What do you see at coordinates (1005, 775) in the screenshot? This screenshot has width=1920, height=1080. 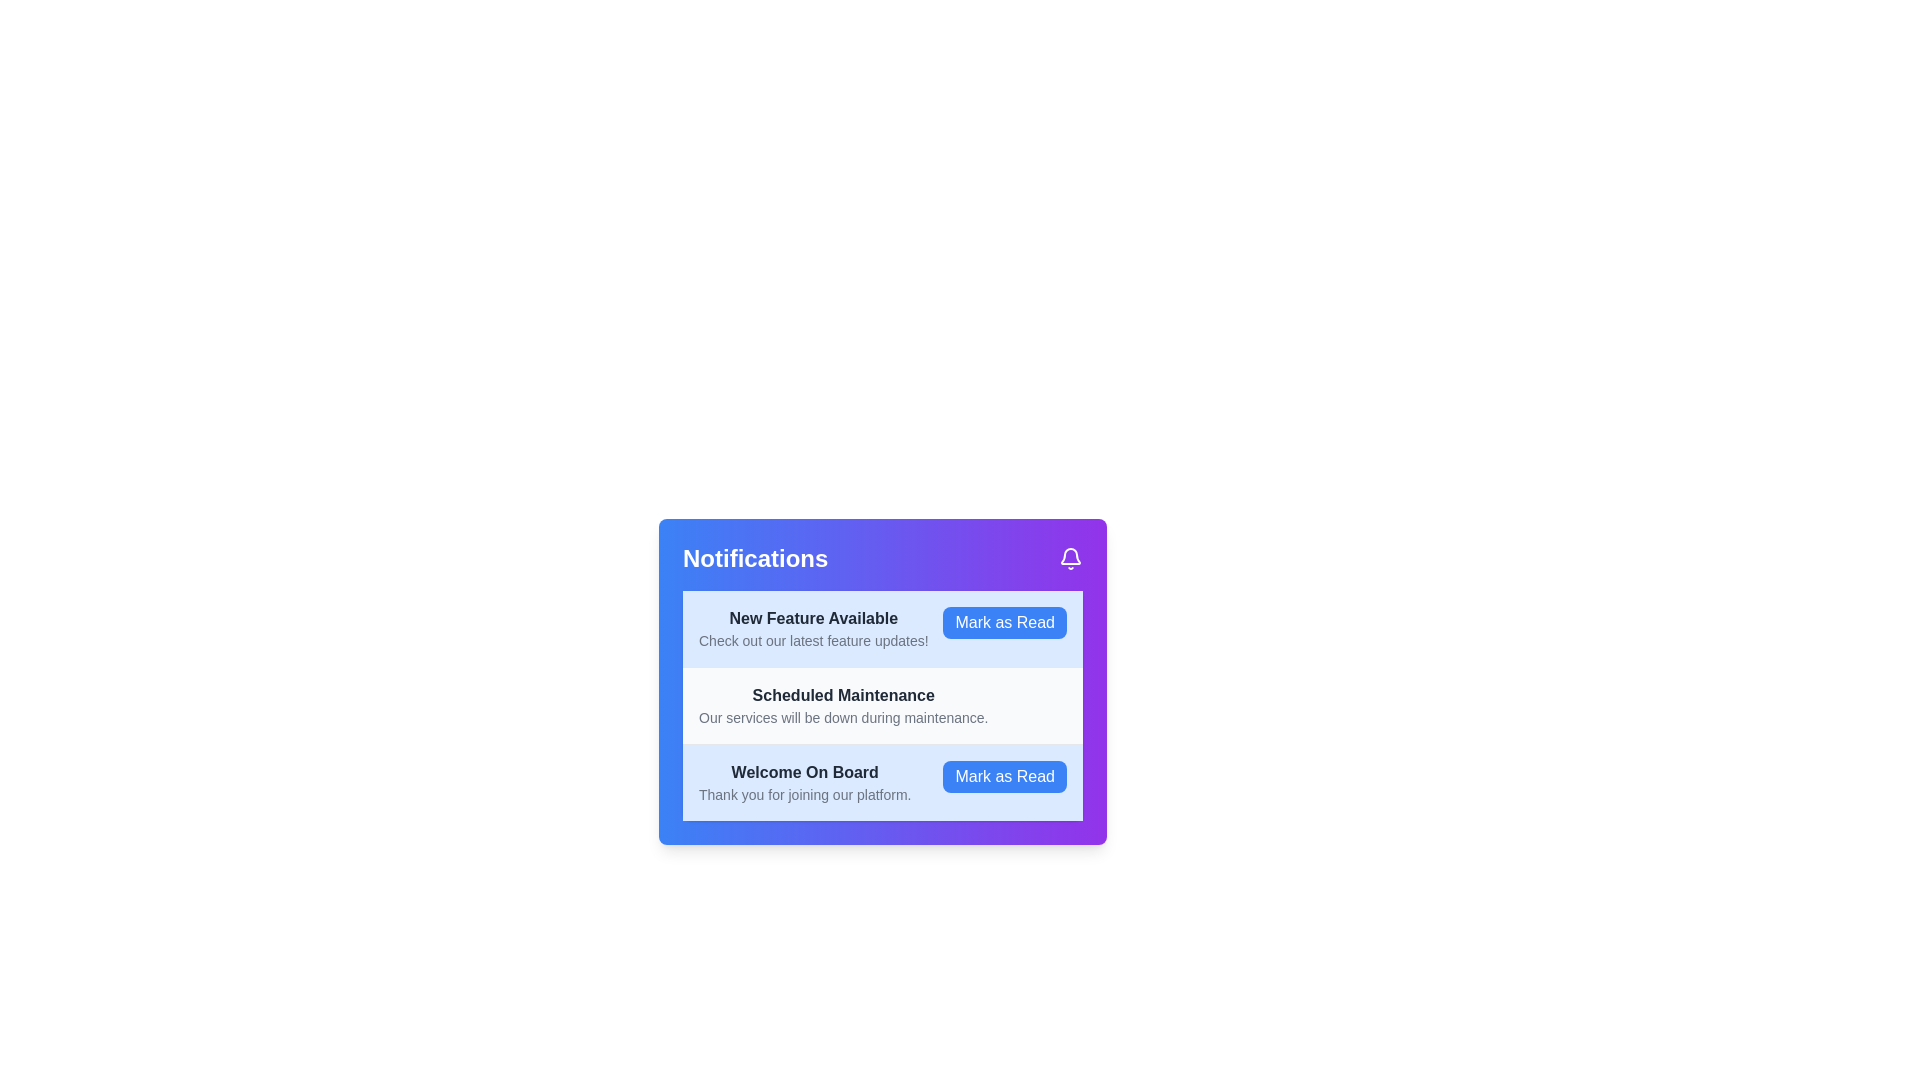 I see `the action button in the third notification block` at bounding box center [1005, 775].